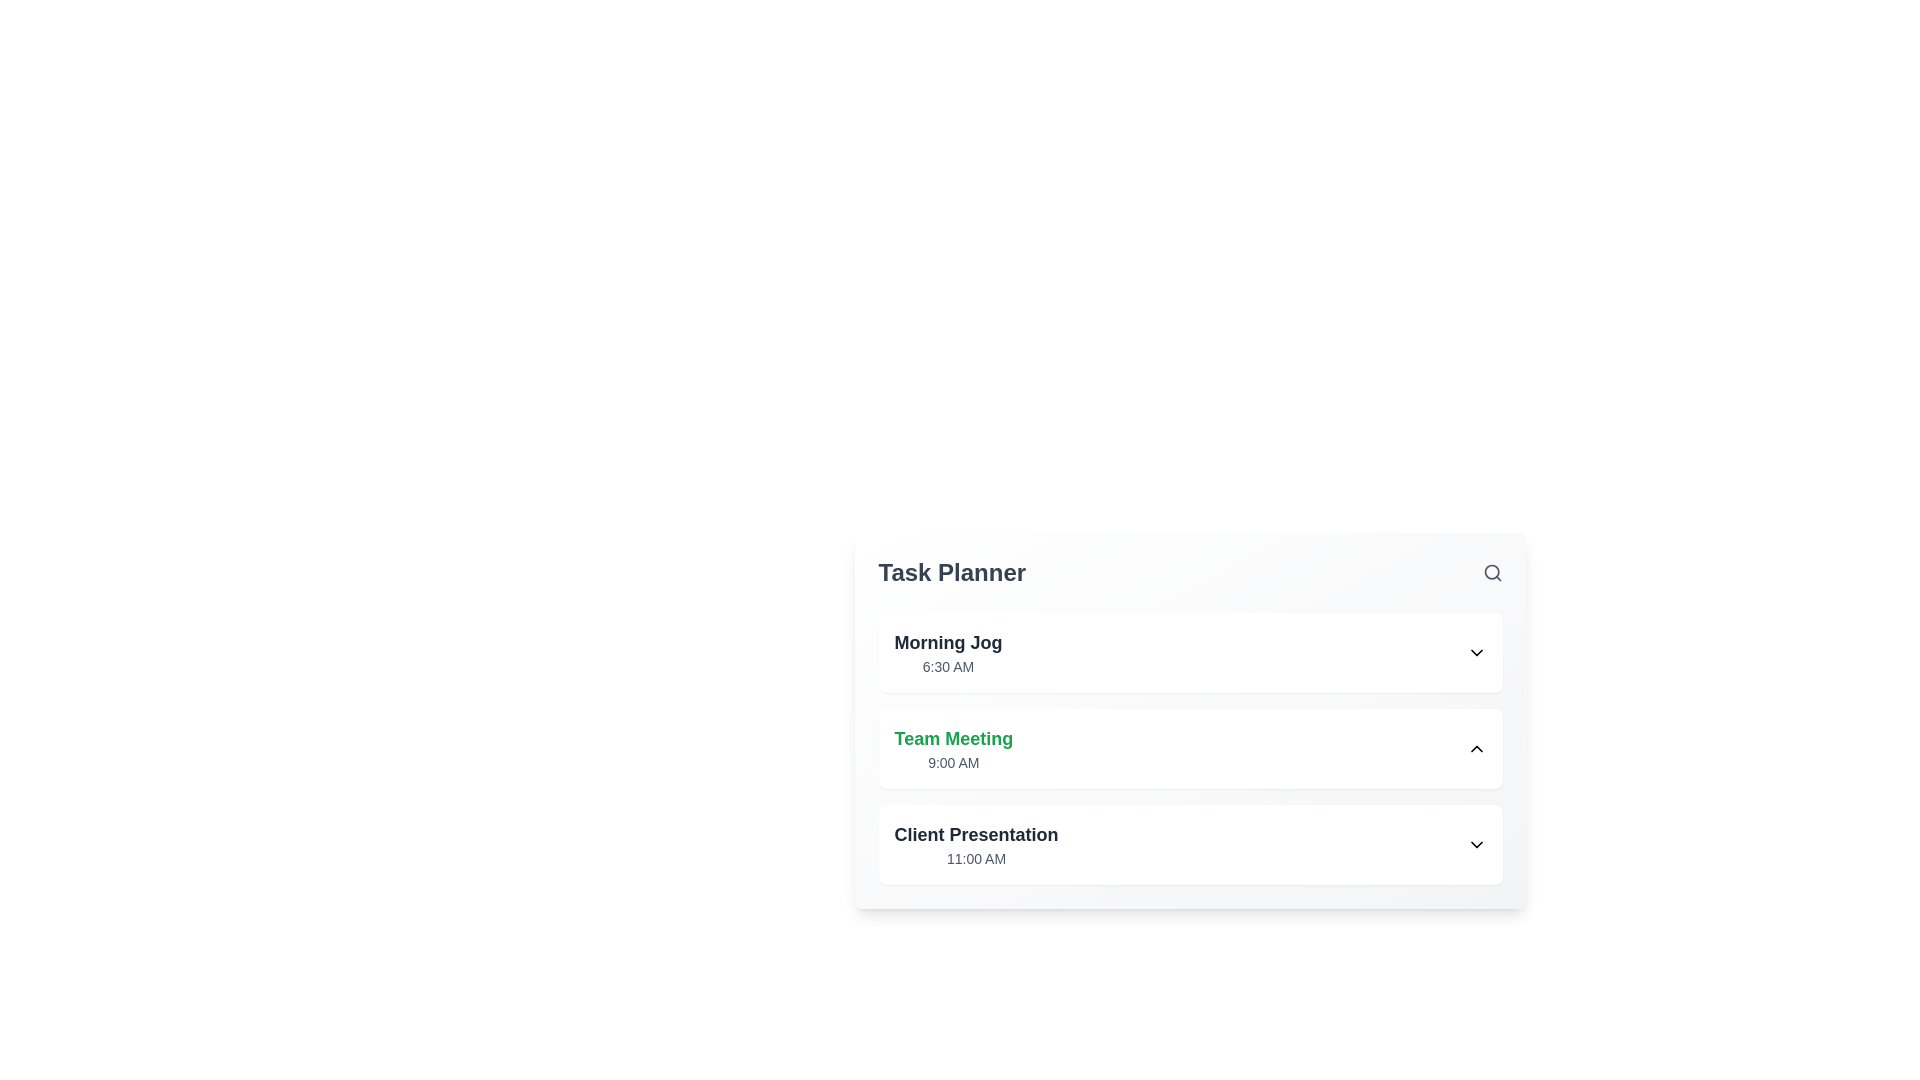  Describe the element at coordinates (952, 739) in the screenshot. I see `the text label displaying 'Team Meeting' in bold green font, which is the title of the second event in the list` at that location.